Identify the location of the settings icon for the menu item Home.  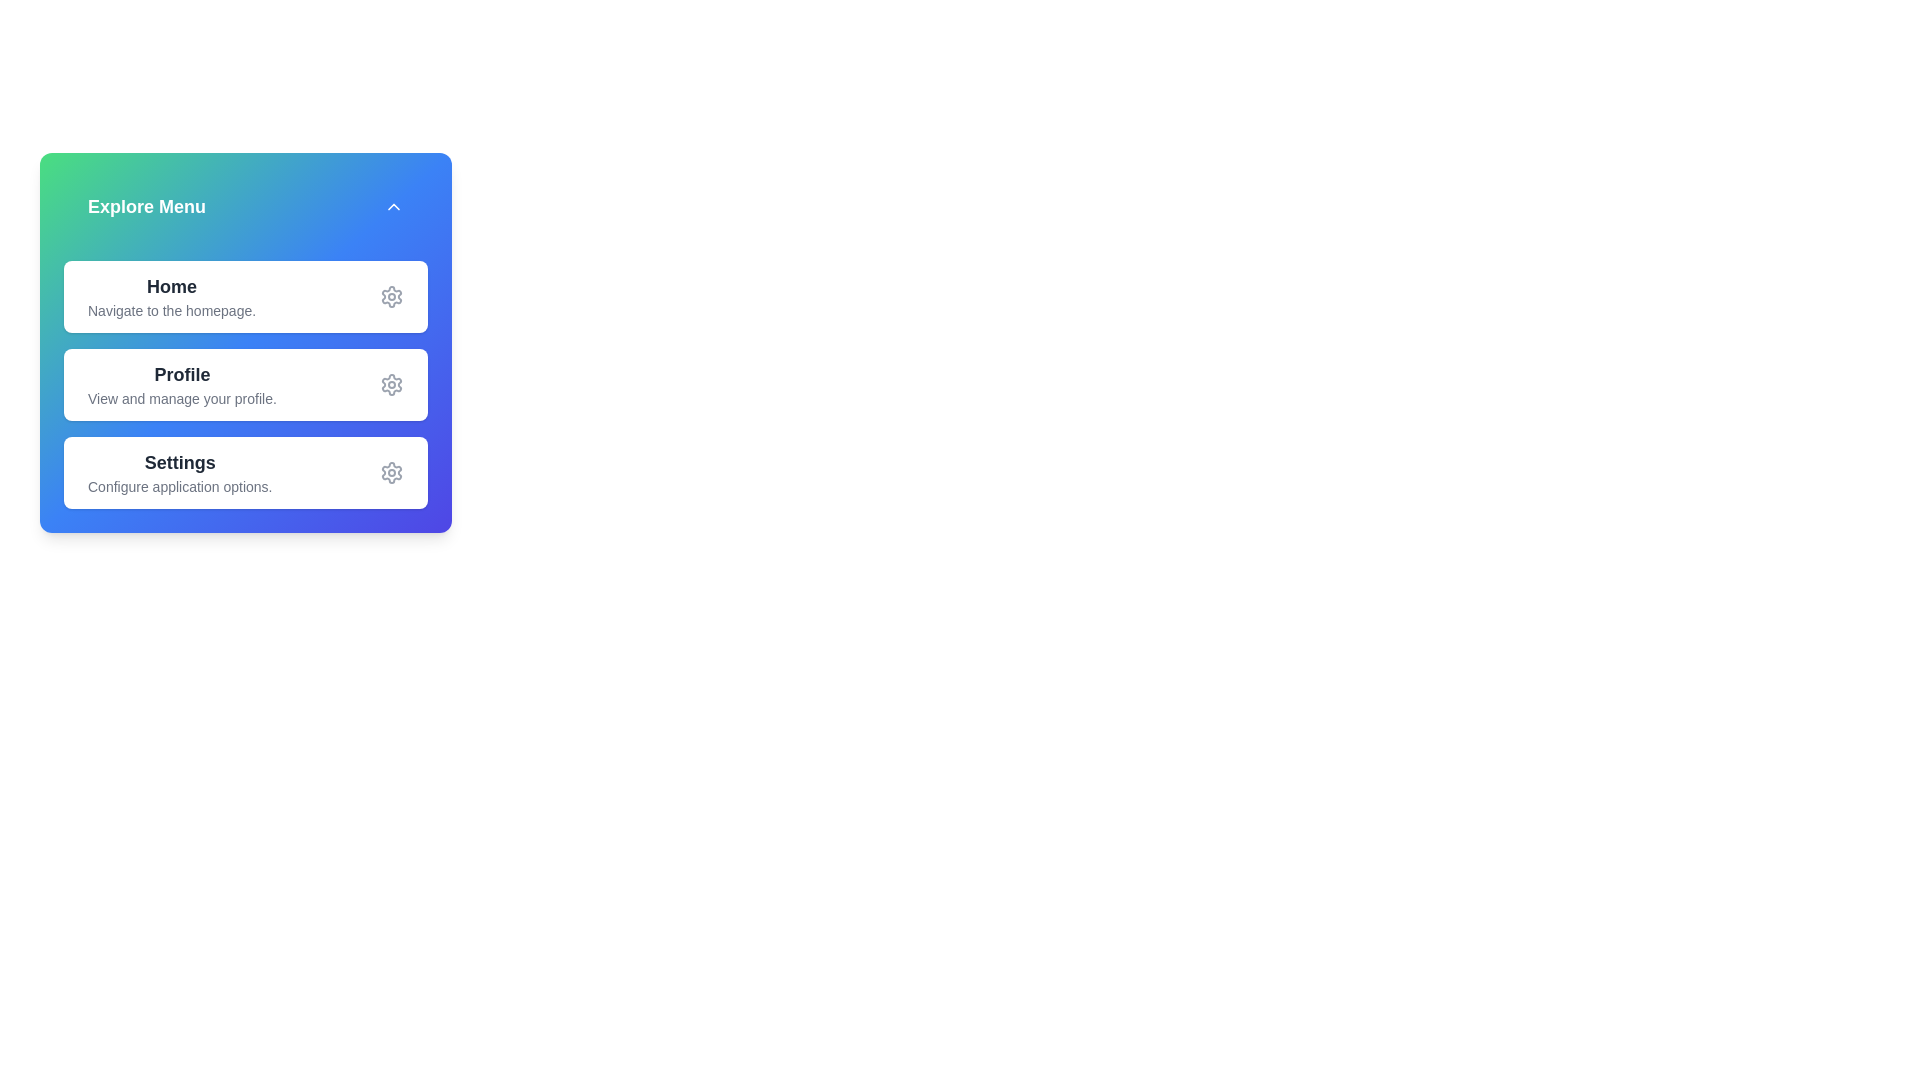
(392, 297).